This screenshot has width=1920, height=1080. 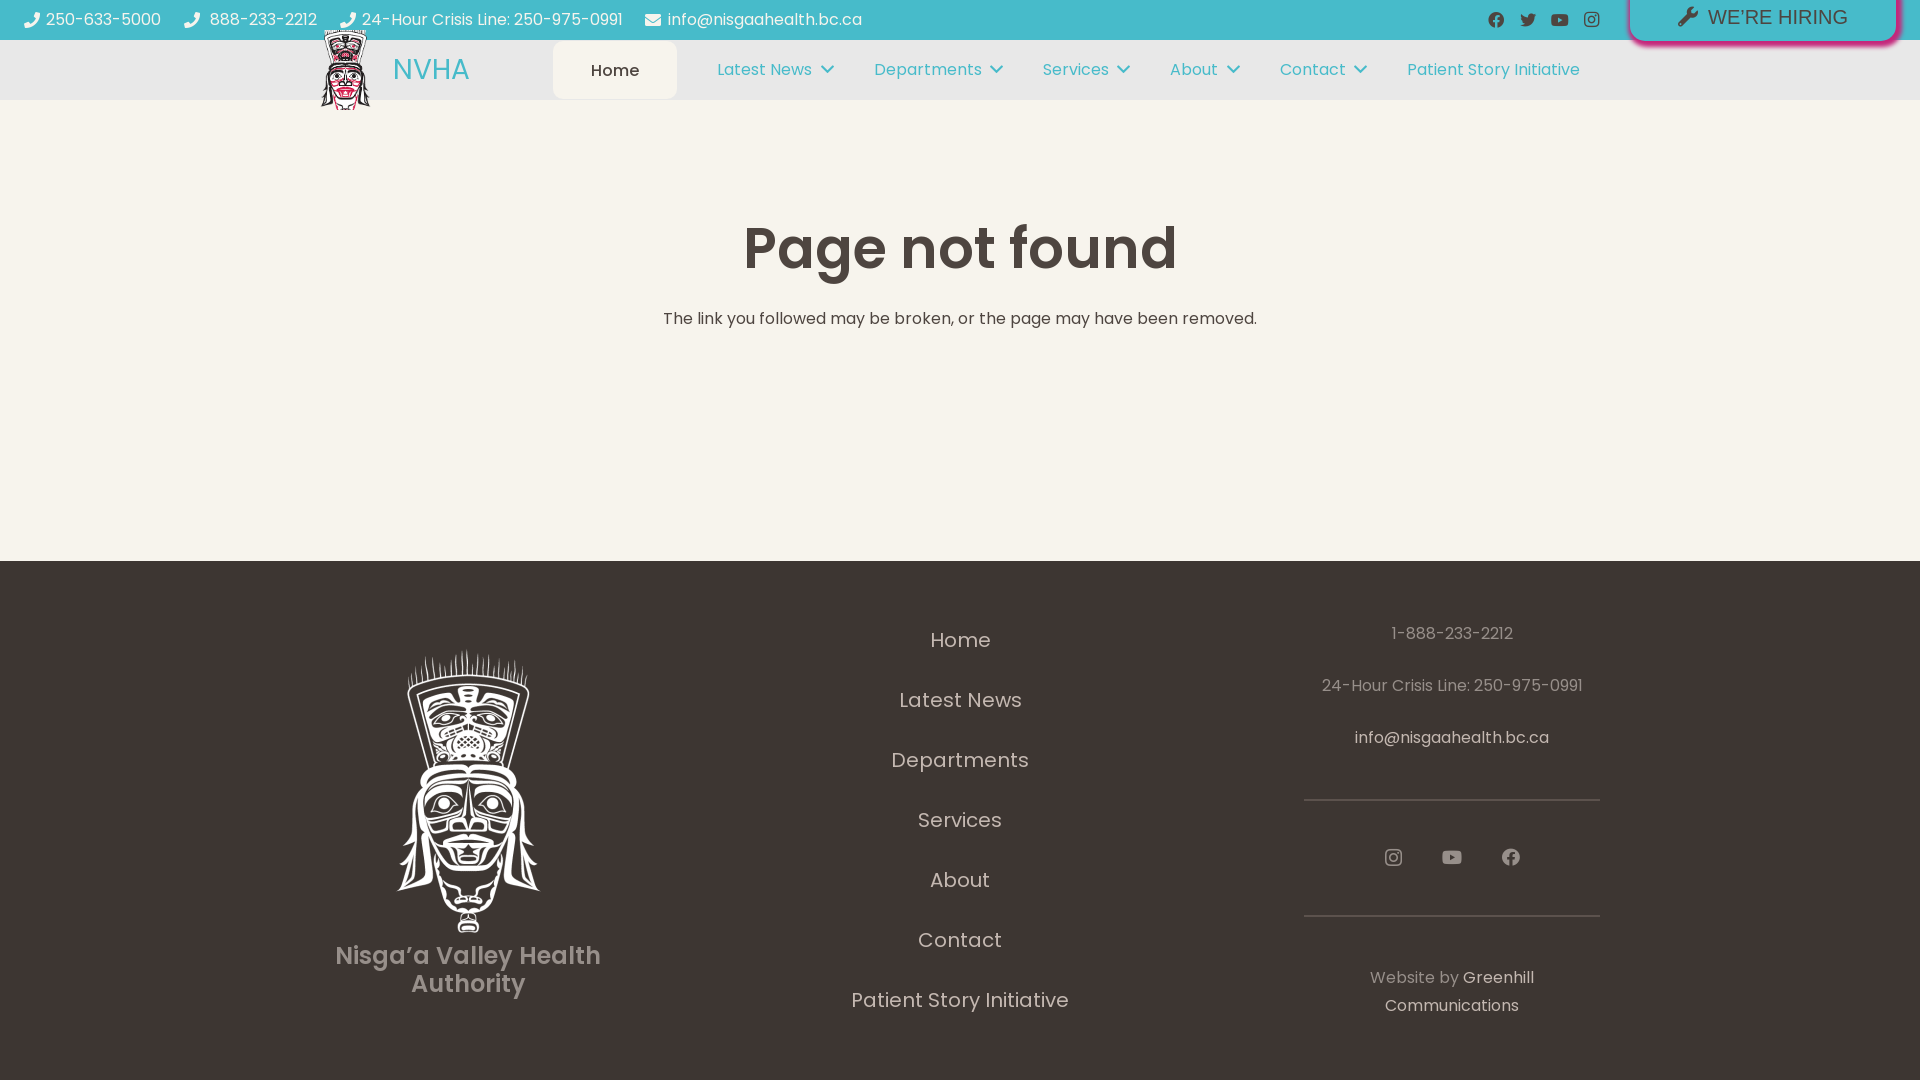 I want to click on 'YouTube', so click(x=1452, y=855).